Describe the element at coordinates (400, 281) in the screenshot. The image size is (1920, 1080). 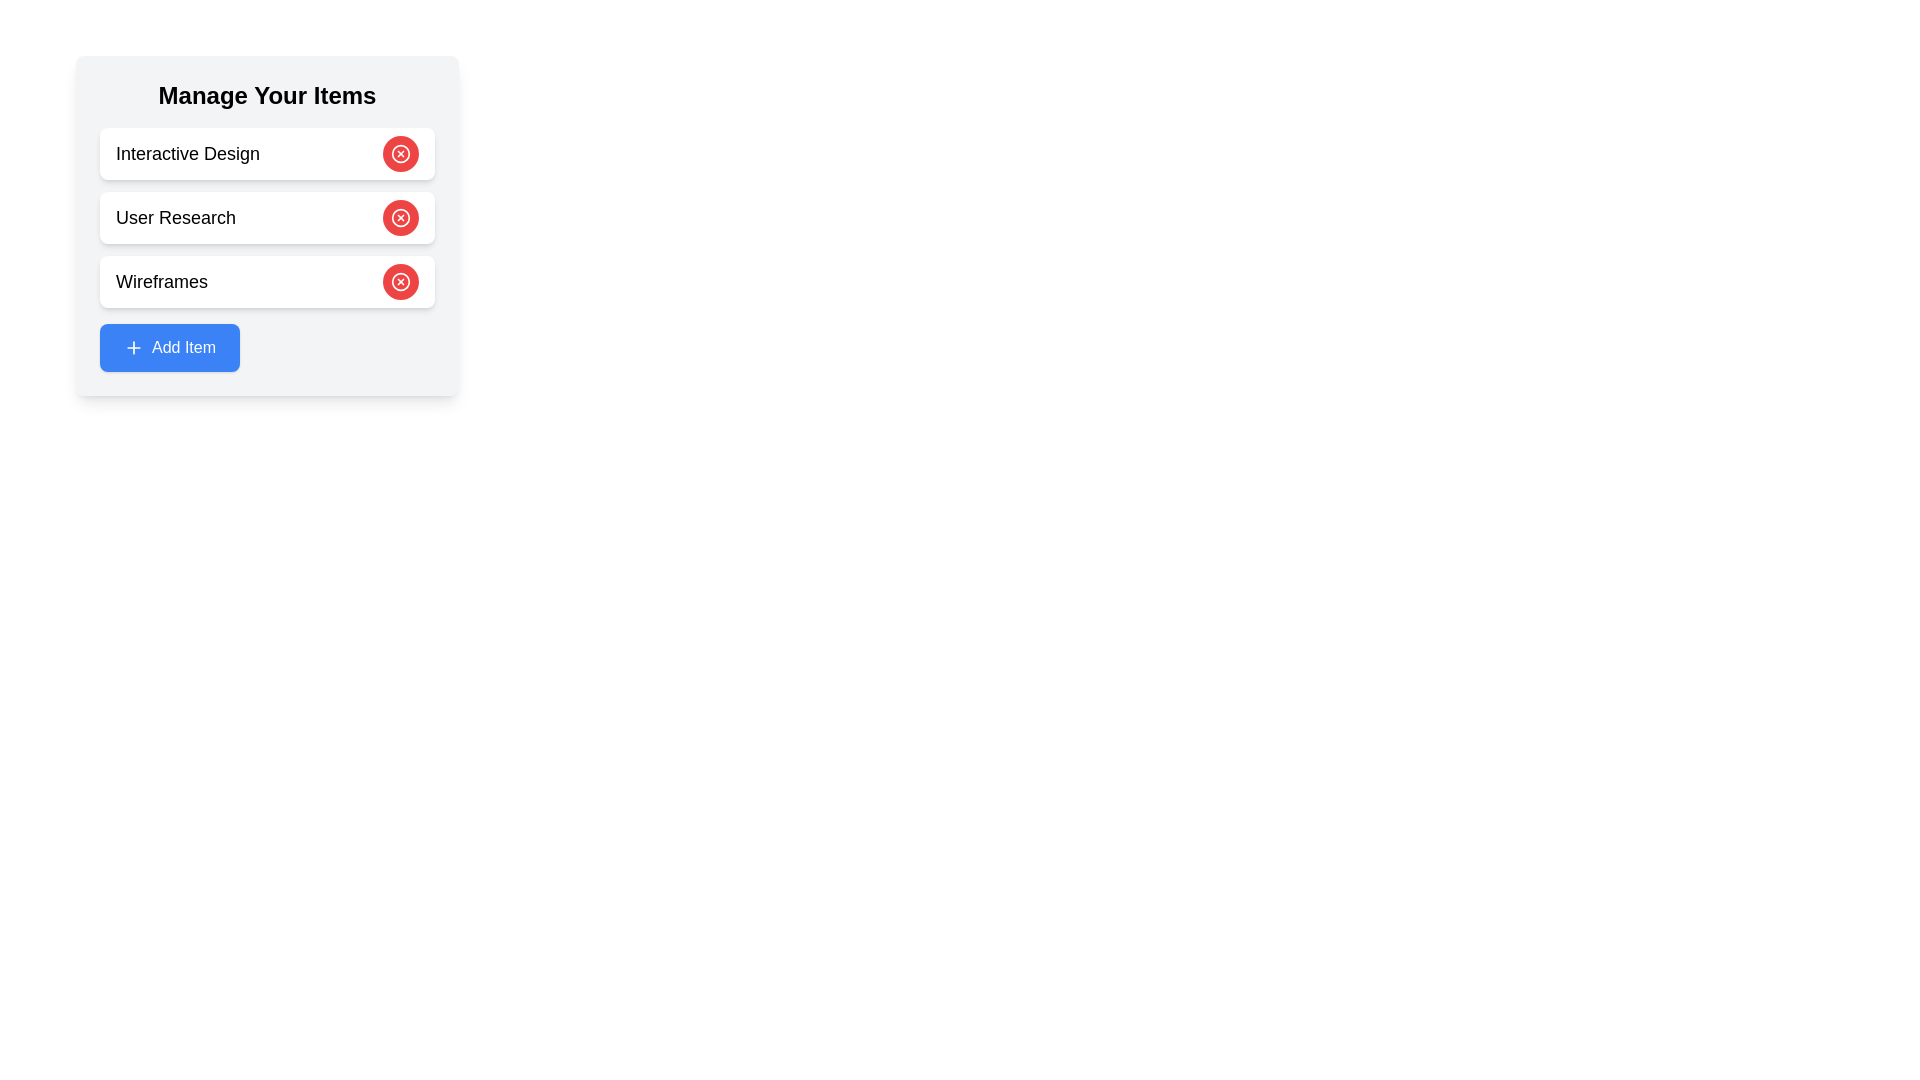
I see `'Remove' button for the item with content Wireframes` at that location.